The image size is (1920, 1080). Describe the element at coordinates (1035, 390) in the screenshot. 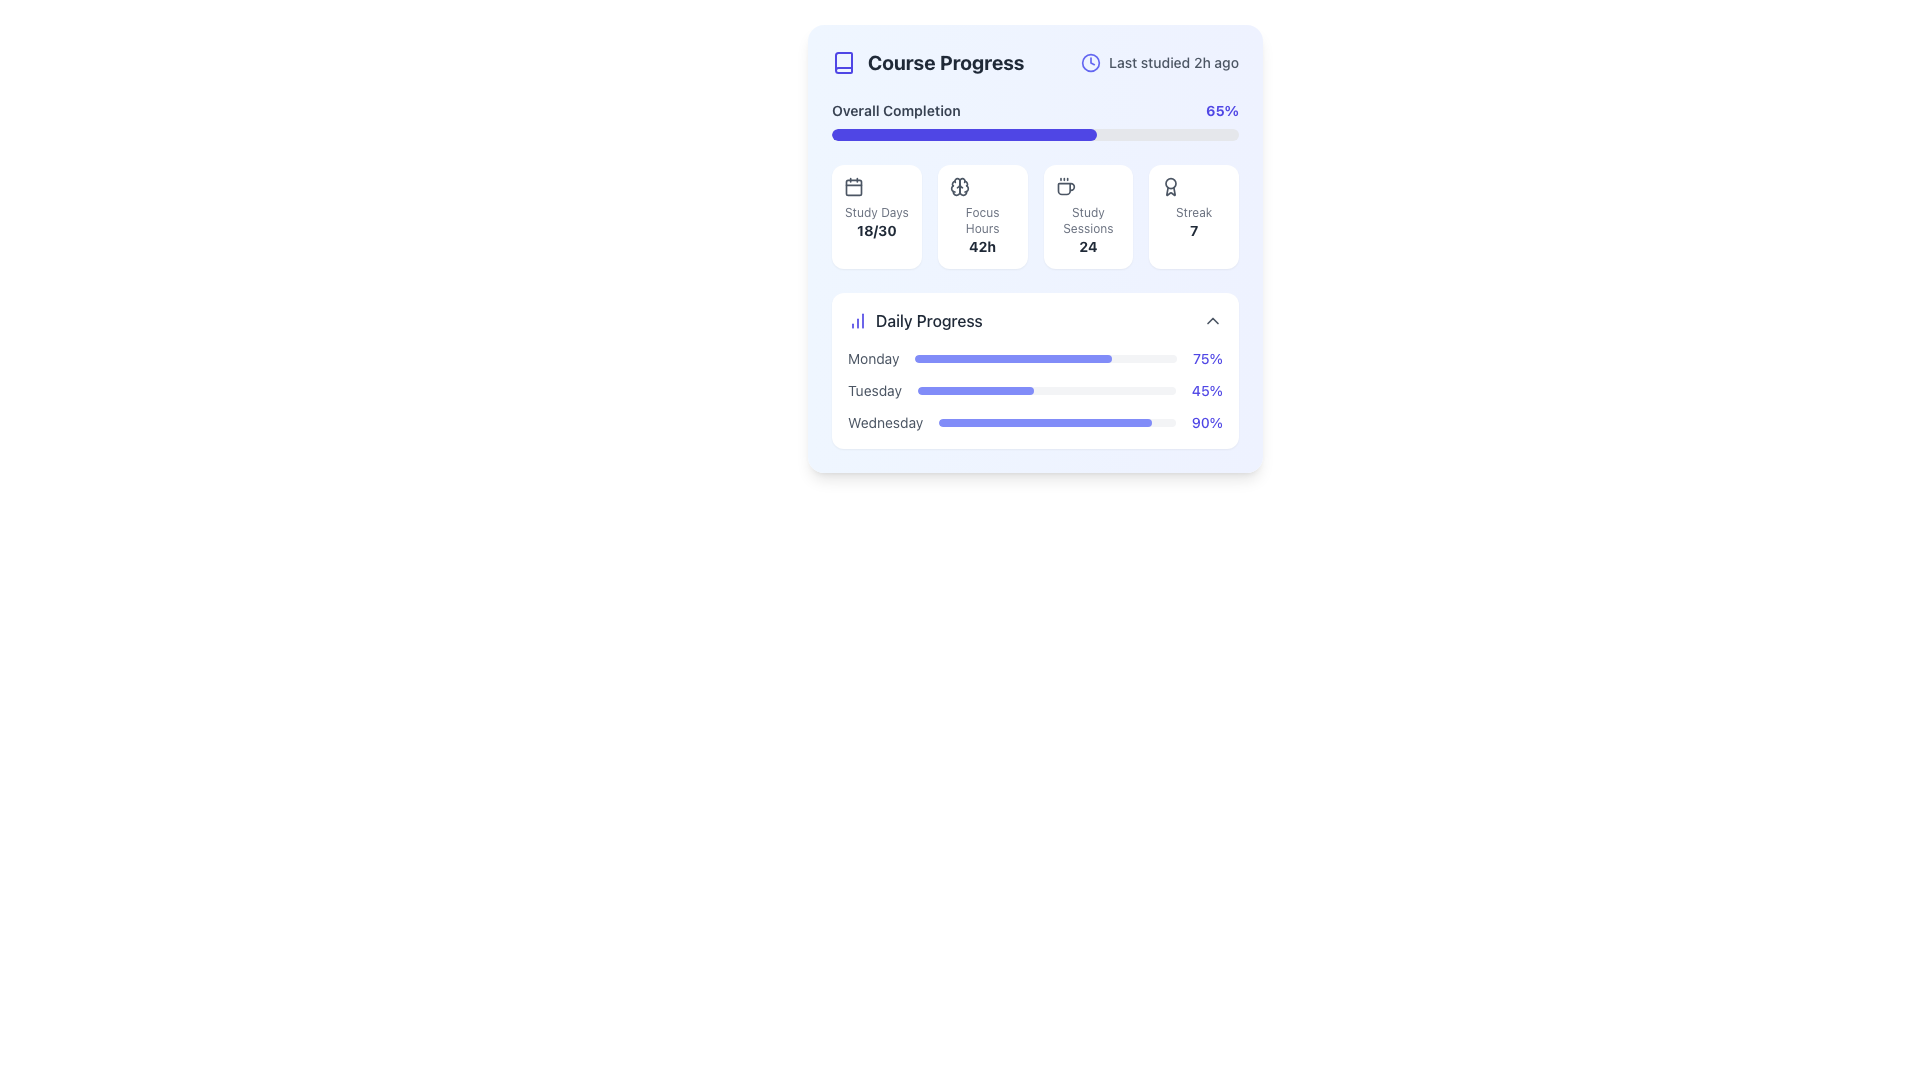

I see `the progress bar labeled 'Tuesday' which displays a 45% completion with an indigo filled portion, positioned within the 'Daily Progress' card` at that location.